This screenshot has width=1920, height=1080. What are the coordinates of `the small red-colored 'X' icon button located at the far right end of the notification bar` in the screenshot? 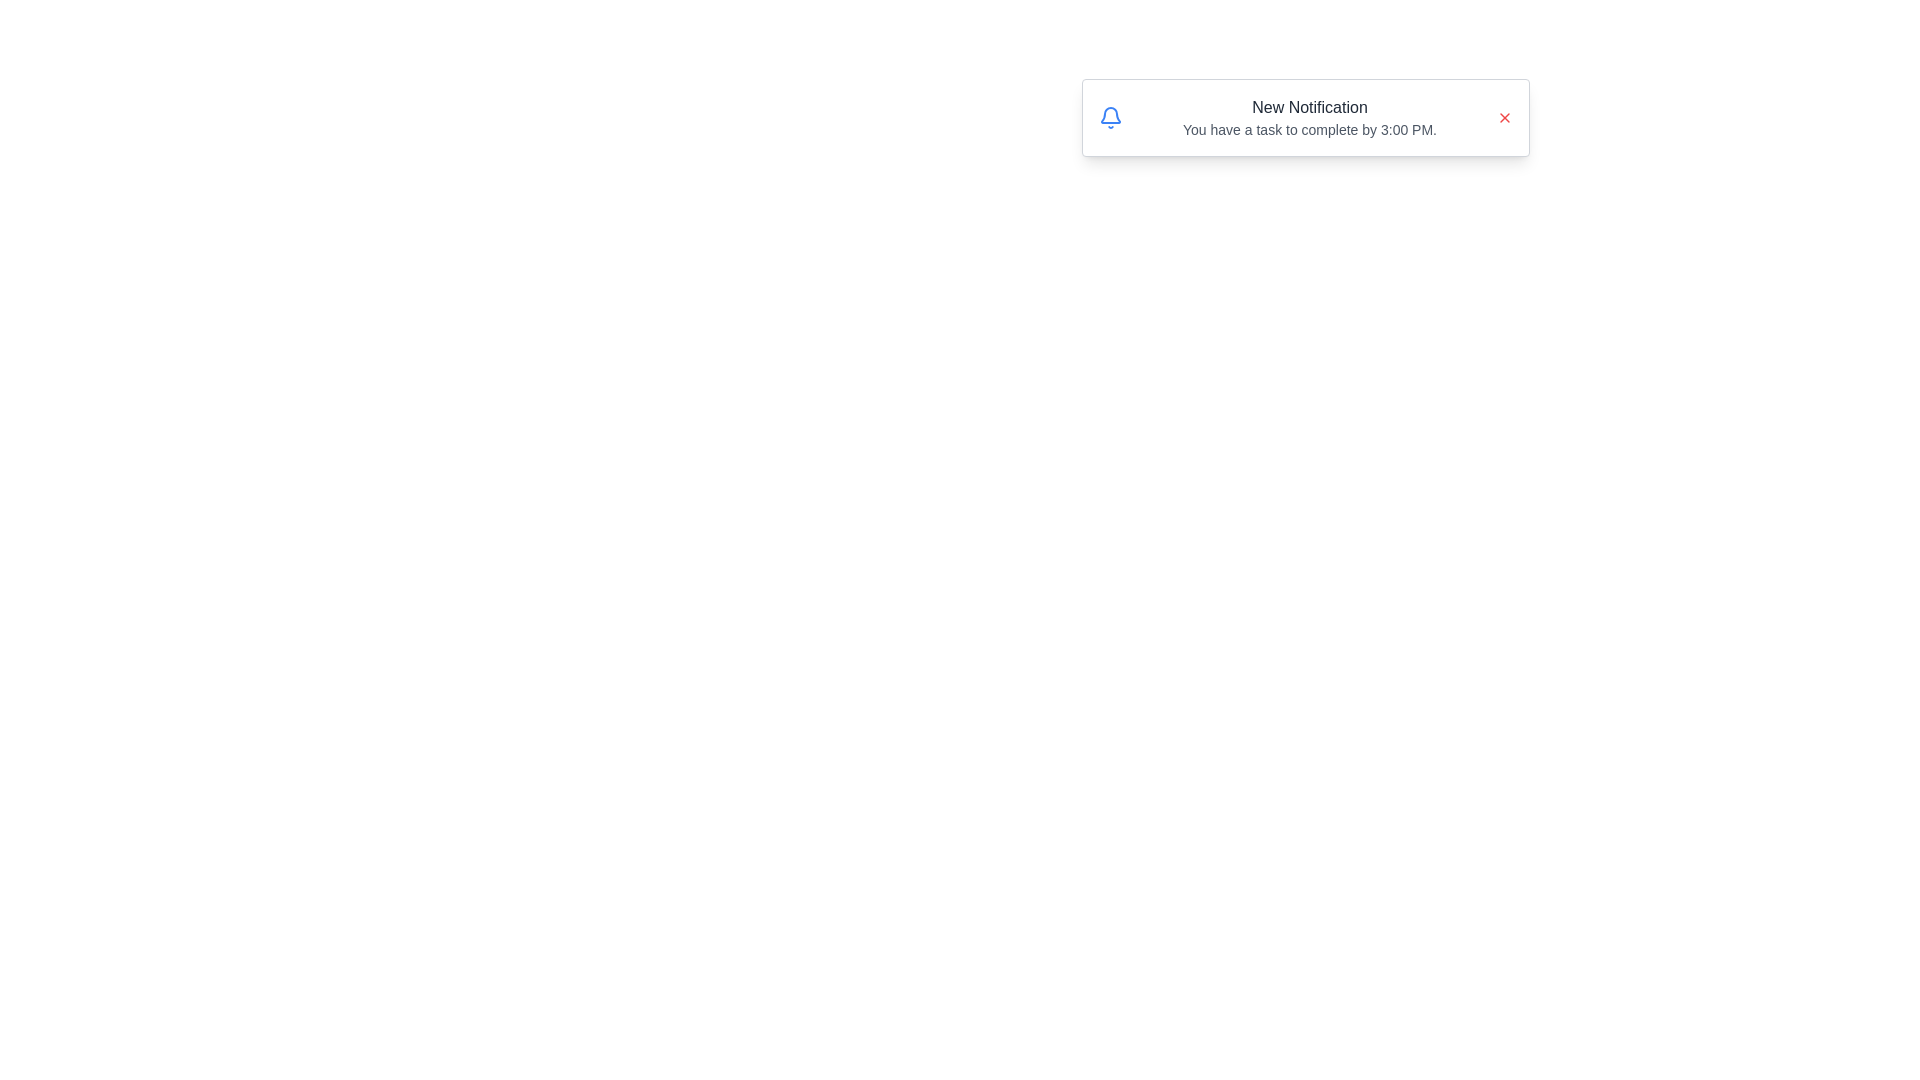 It's located at (1505, 118).